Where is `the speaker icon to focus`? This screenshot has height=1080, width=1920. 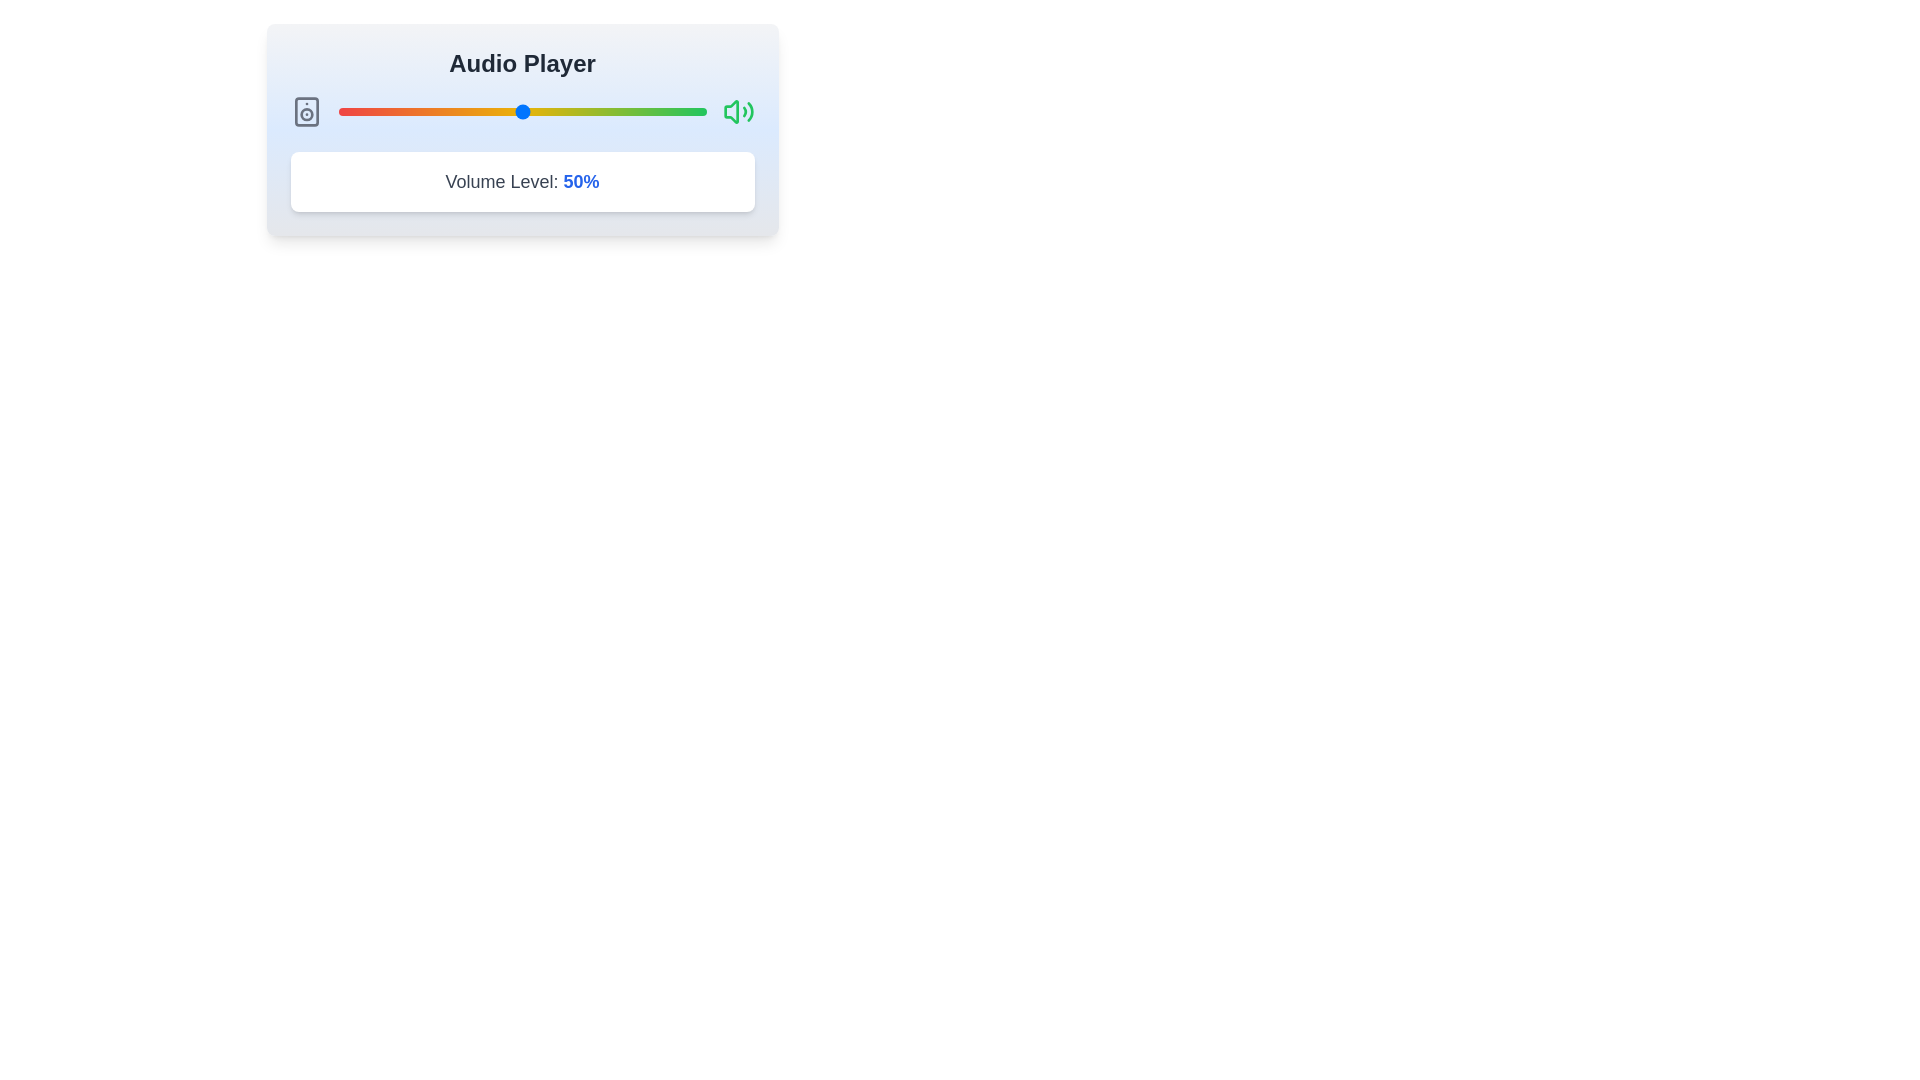
the speaker icon to focus is located at coordinates (305, 111).